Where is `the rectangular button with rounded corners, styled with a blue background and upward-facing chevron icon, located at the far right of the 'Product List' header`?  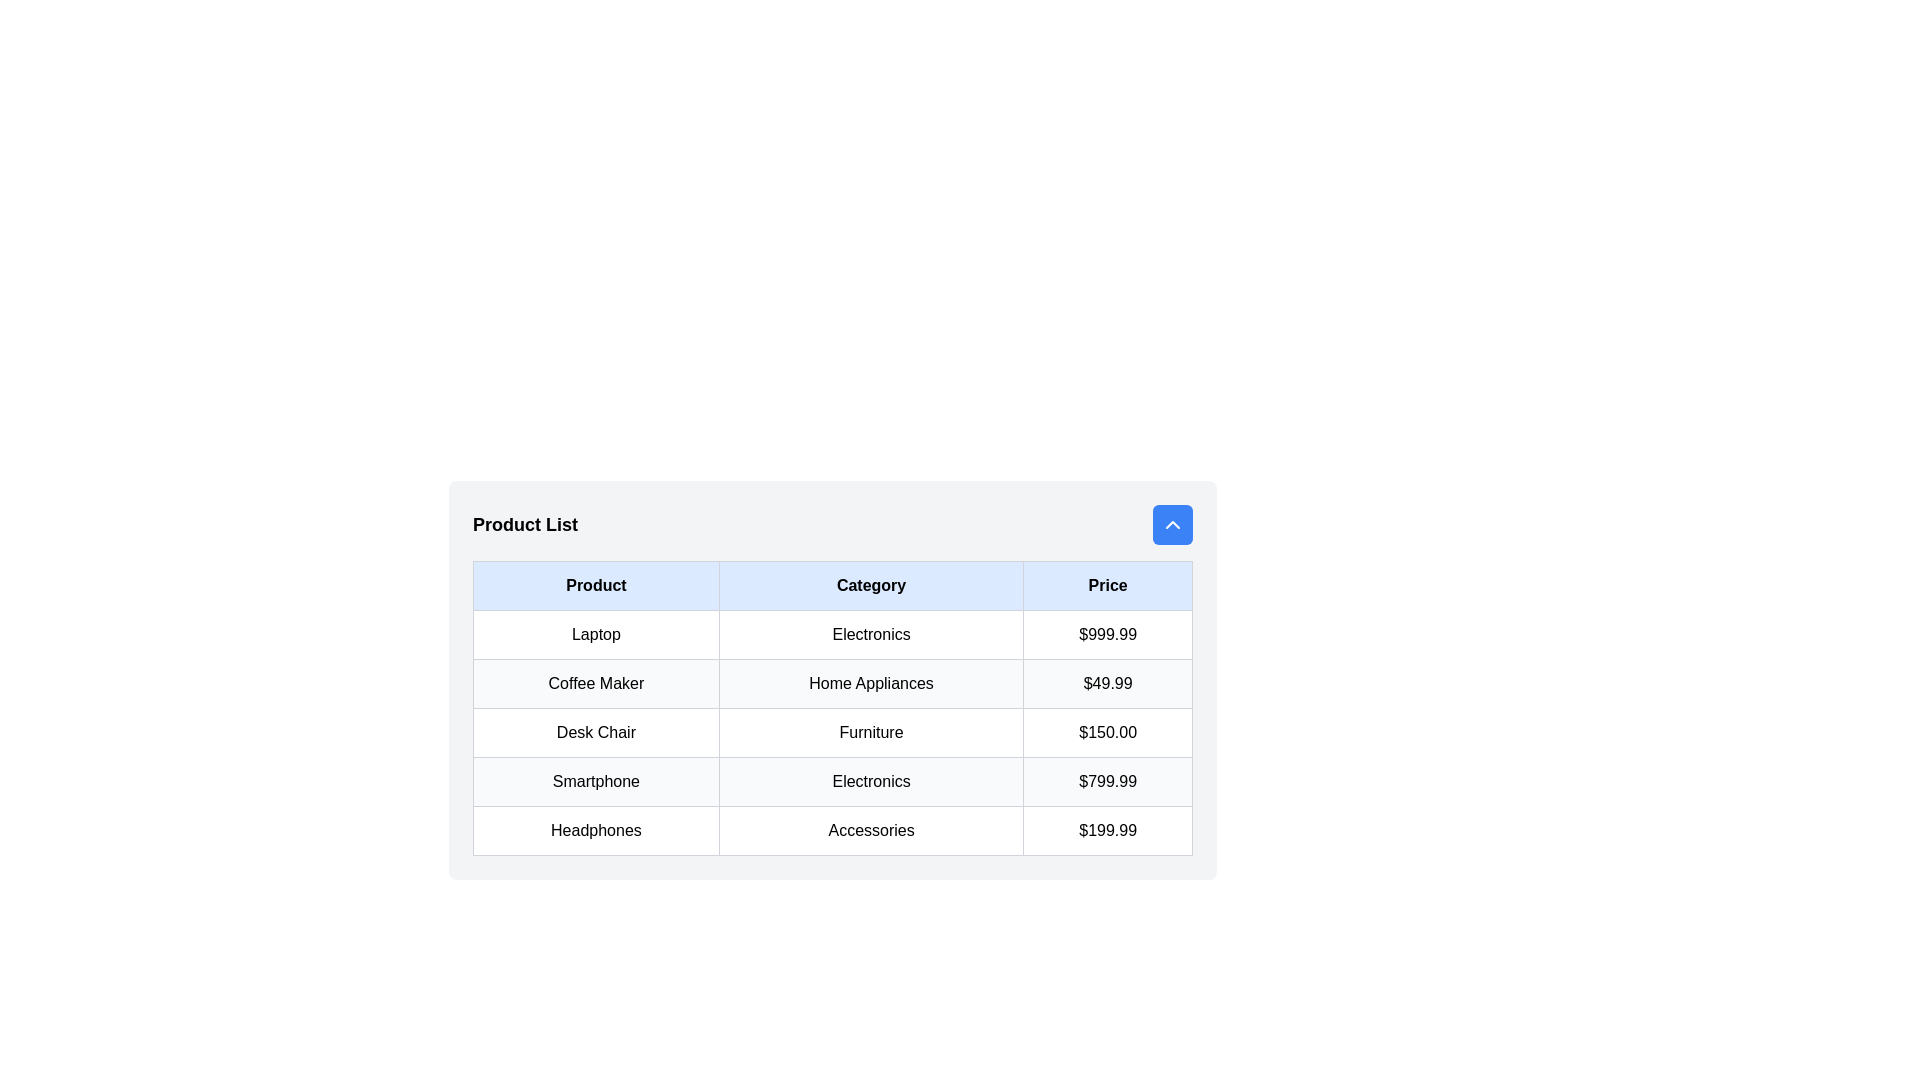 the rectangular button with rounded corners, styled with a blue background and upward-facing chevron icon, located at the far right of the 'Product List' header is located at coordinates (1172, 523).